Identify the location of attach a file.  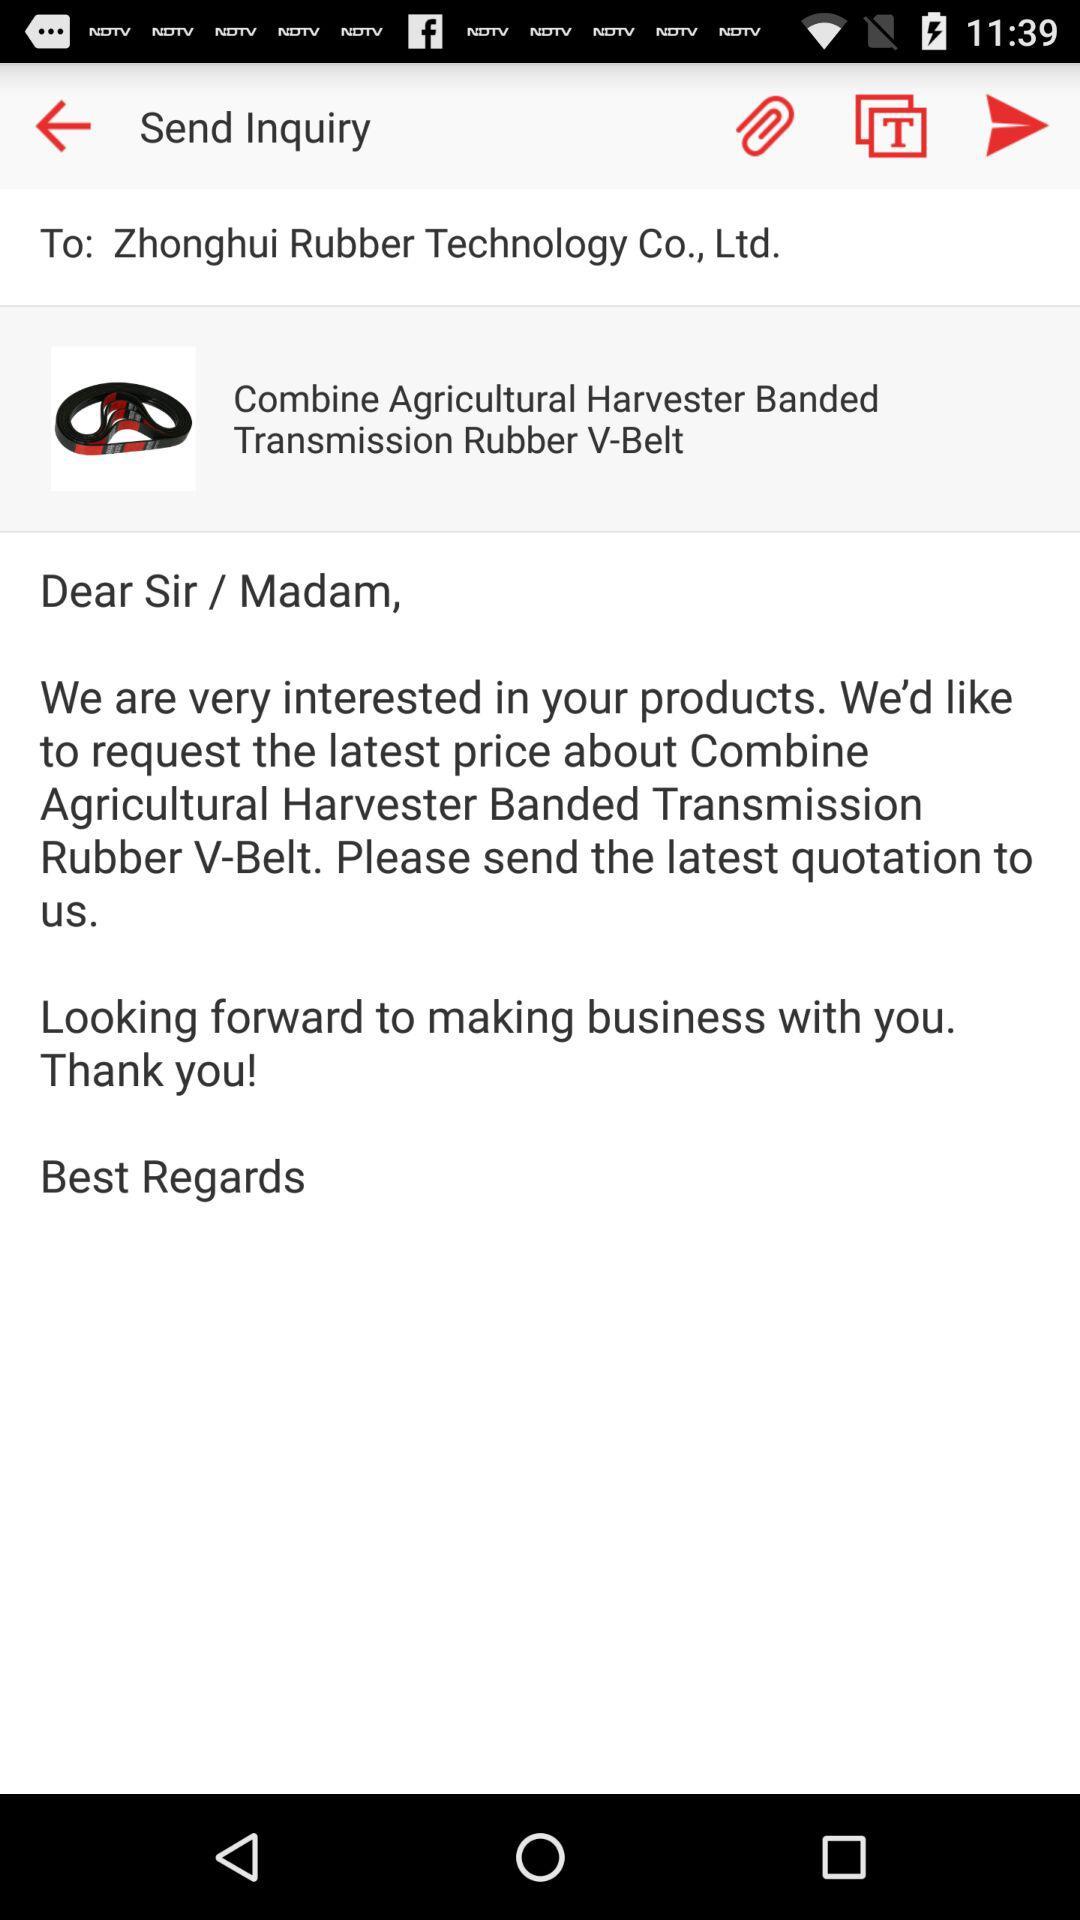
(764, 124).